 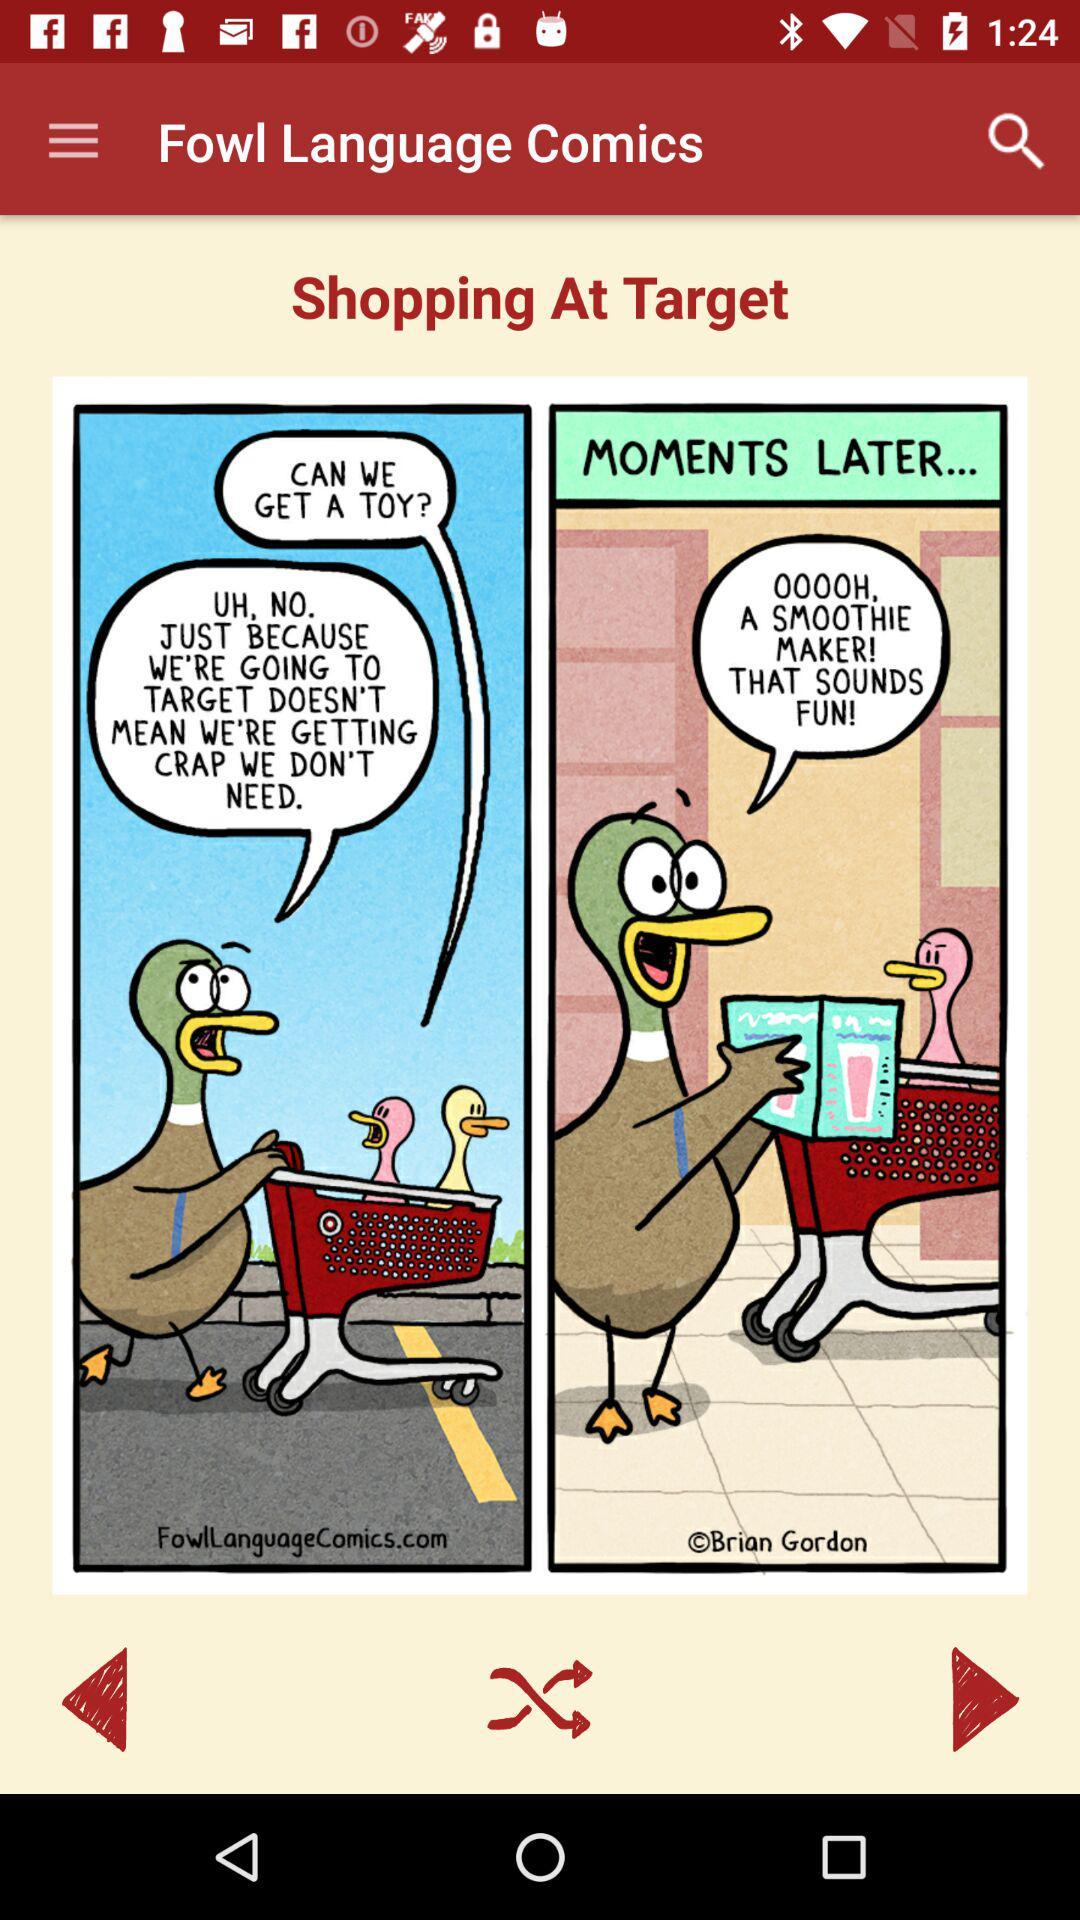 What do you see at coordinates (72, 140) in the screenshot?
I see `icon next to the fowl language comics item` at bounding box center [72, 140].